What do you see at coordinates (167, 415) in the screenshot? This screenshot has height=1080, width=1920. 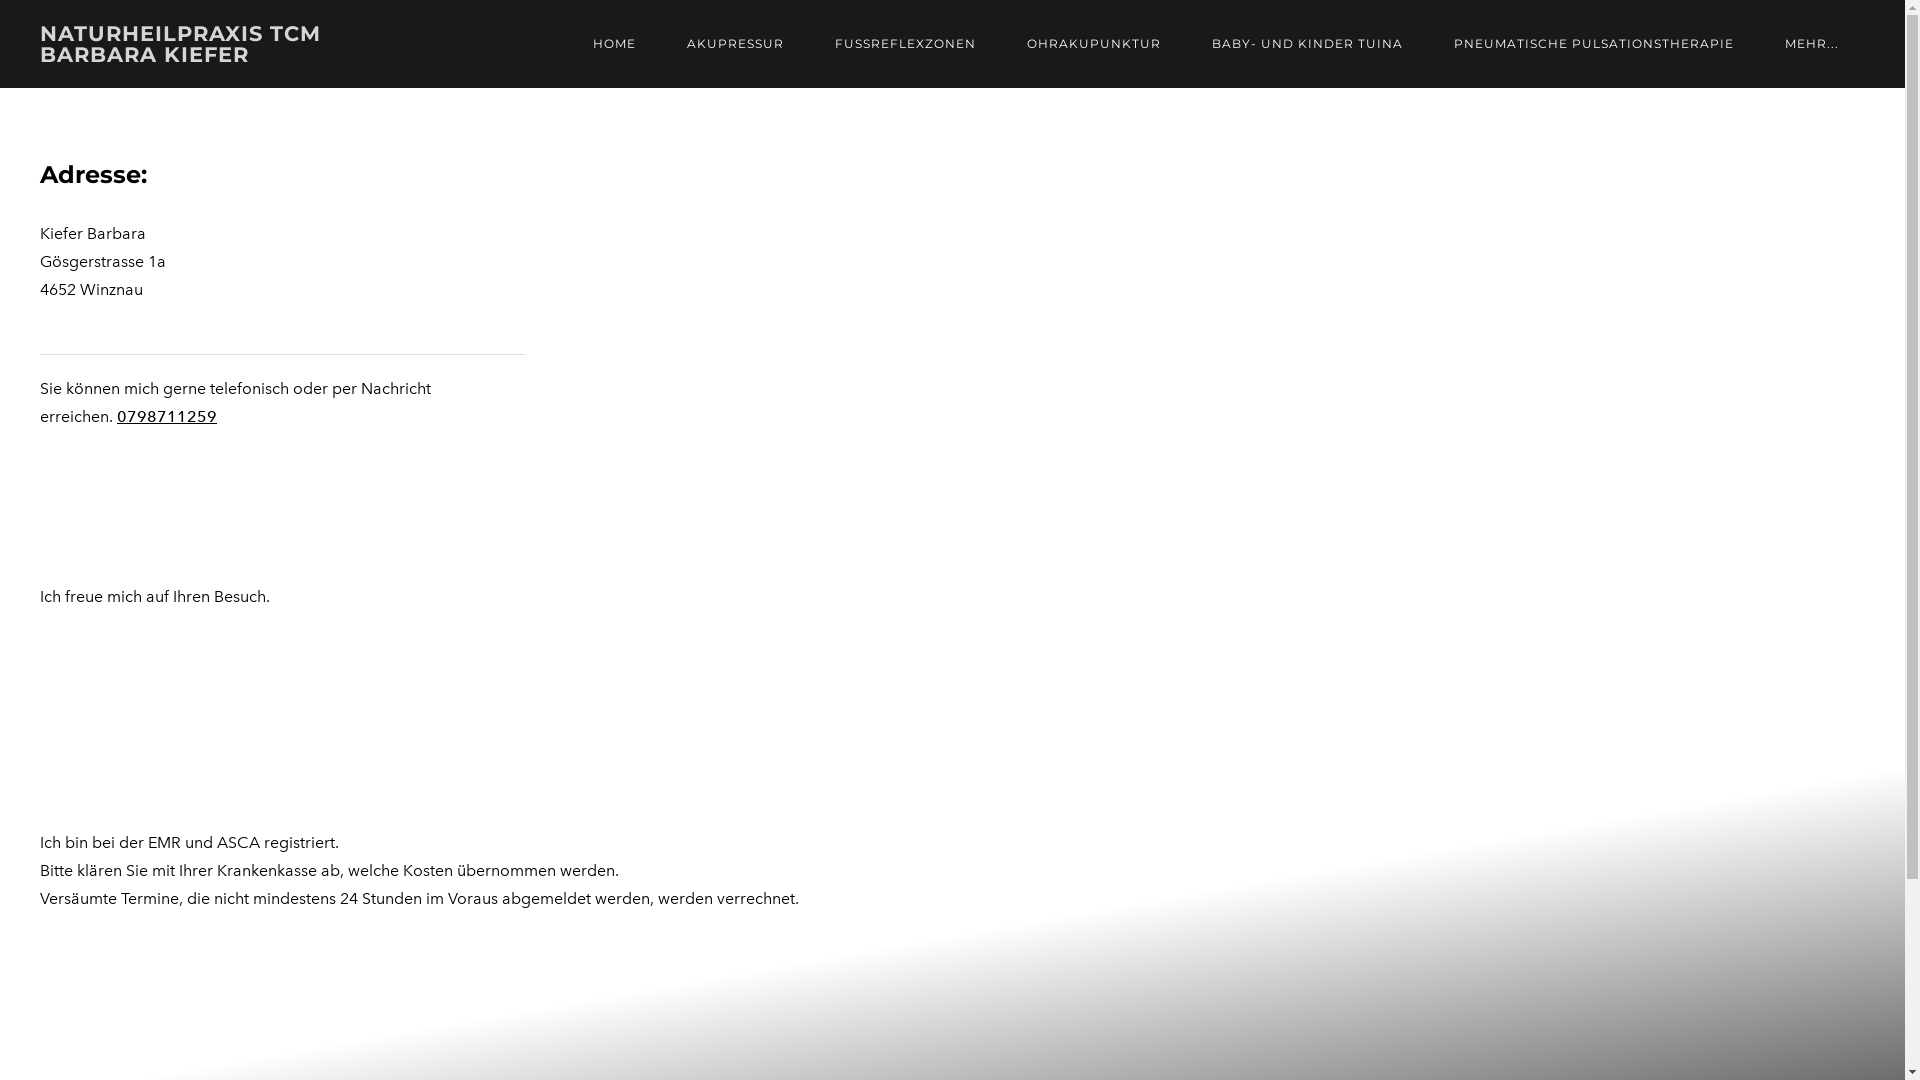 I see `'0798711259'` at bounding box center [167, 415].